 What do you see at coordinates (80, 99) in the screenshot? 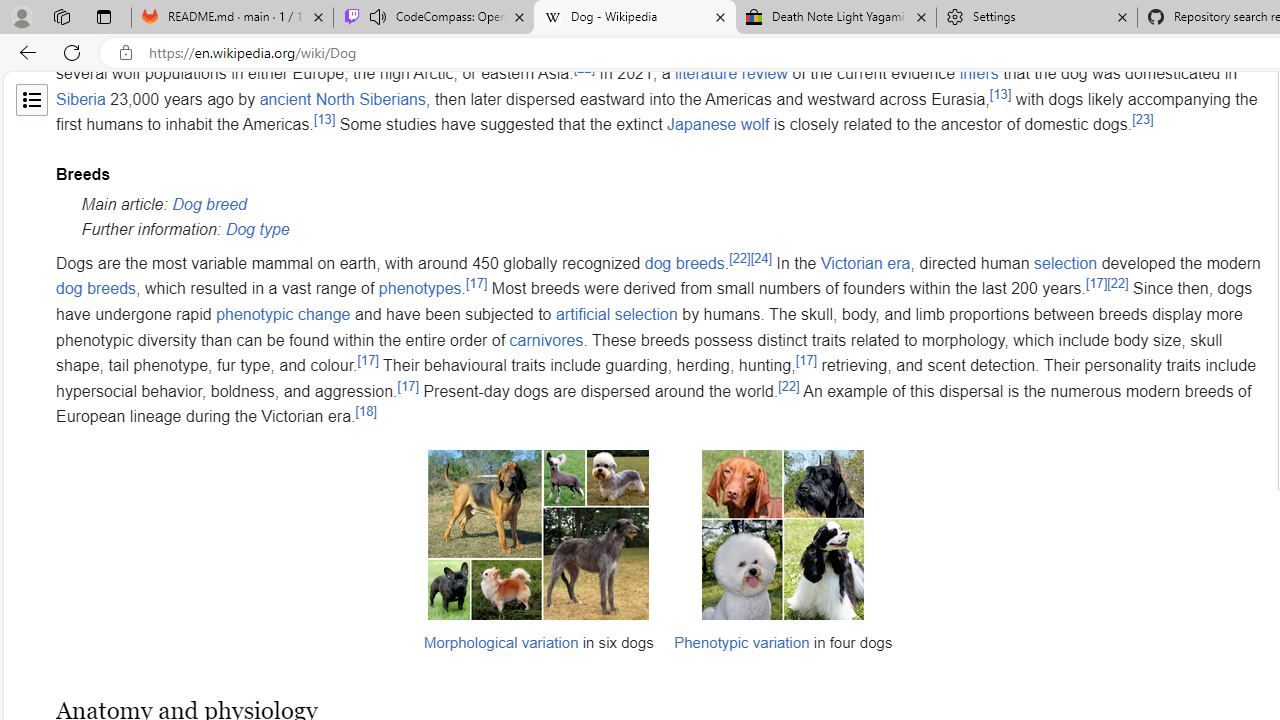
I see `'Siberia'` at bounding box center [80, 99].